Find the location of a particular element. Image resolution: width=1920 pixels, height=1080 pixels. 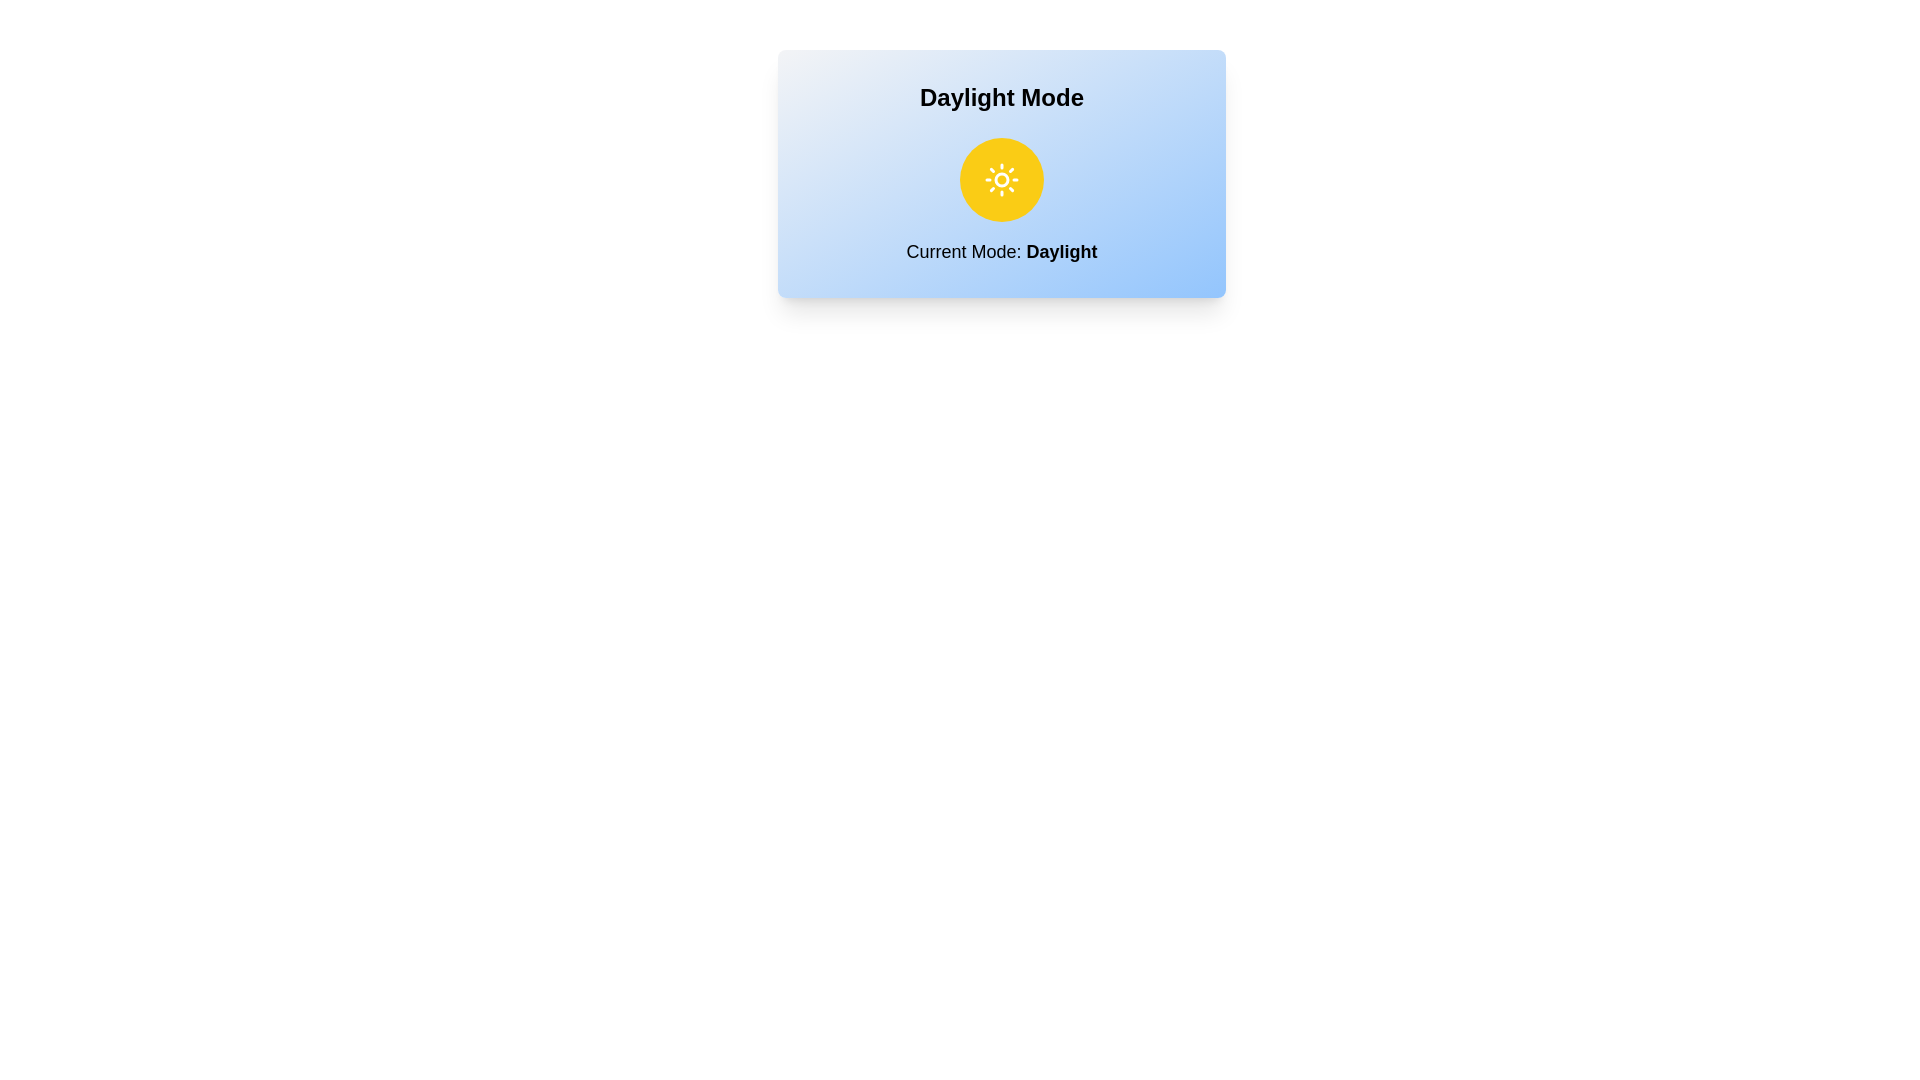

the ScenicToggleButton to observe the hover effect is located at coordinates (1002, 180).